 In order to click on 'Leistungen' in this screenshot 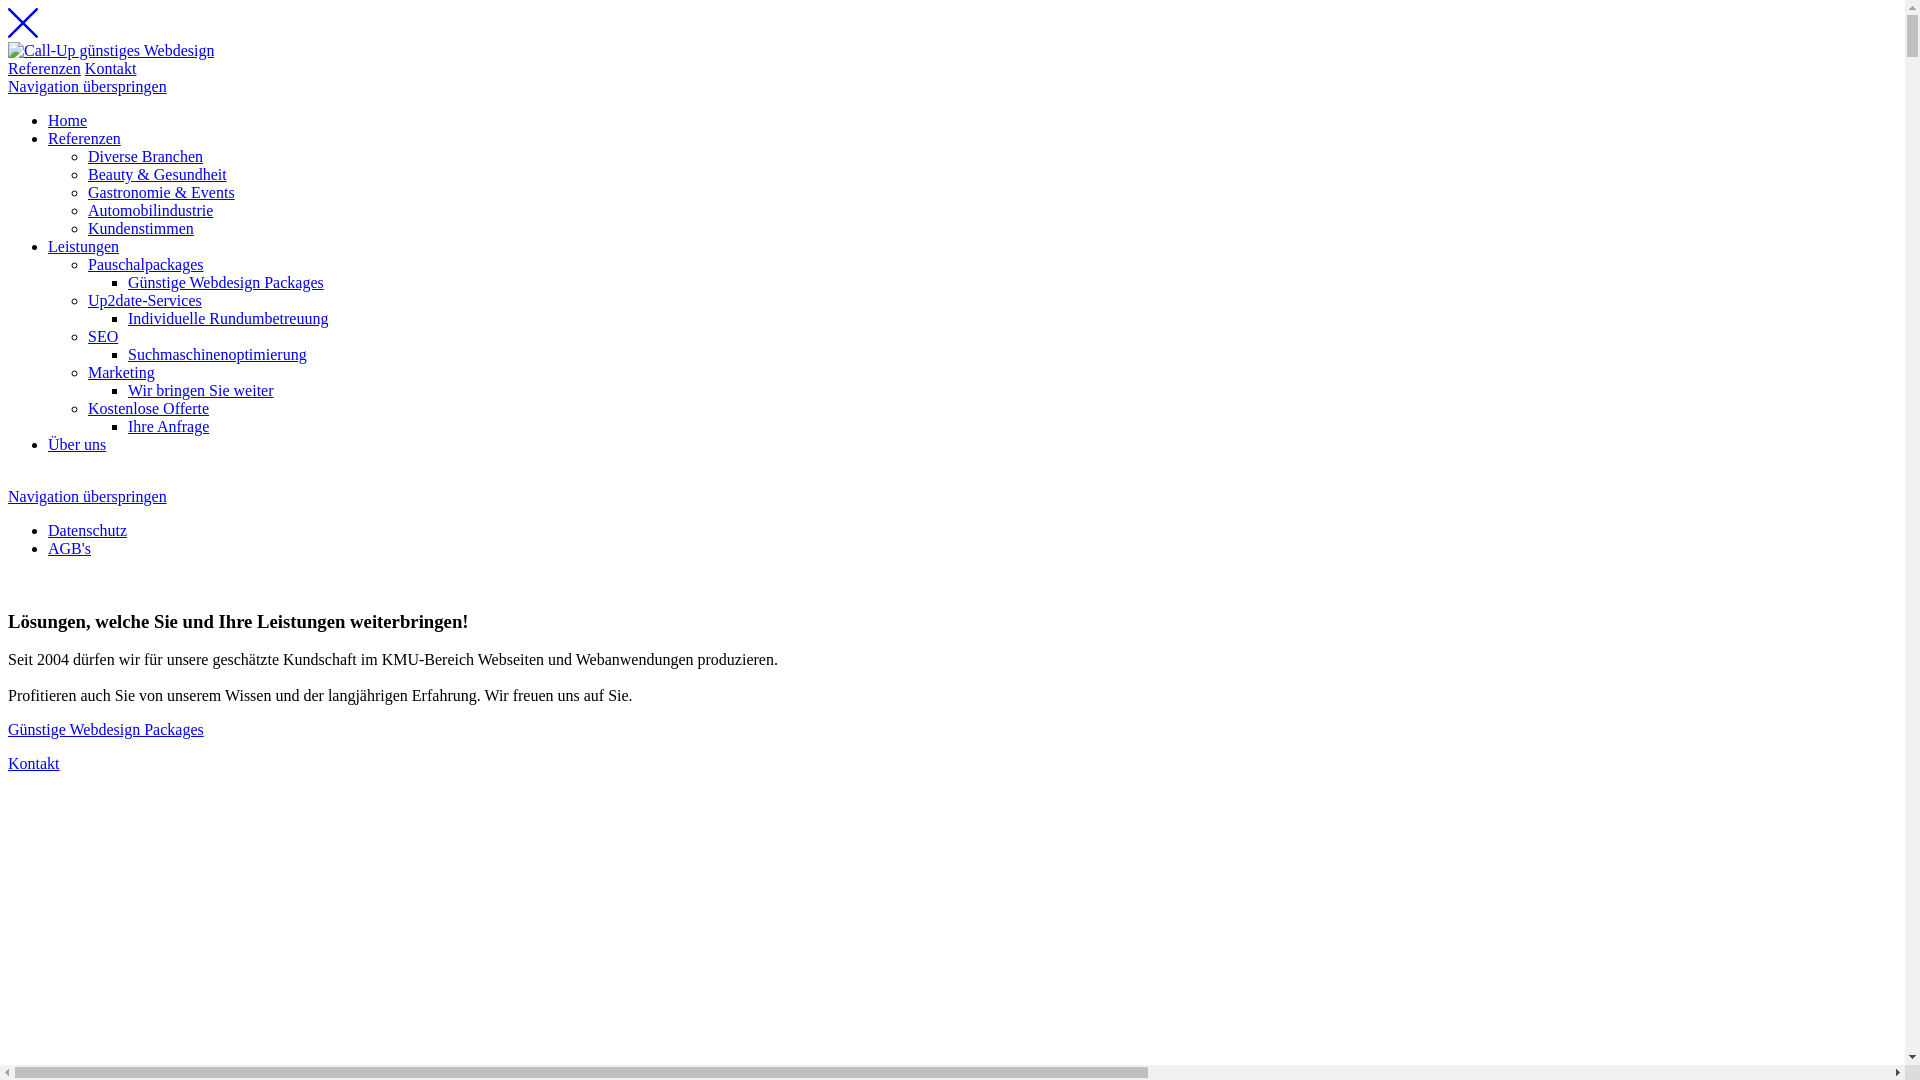, I will do `click(82, 245)`.